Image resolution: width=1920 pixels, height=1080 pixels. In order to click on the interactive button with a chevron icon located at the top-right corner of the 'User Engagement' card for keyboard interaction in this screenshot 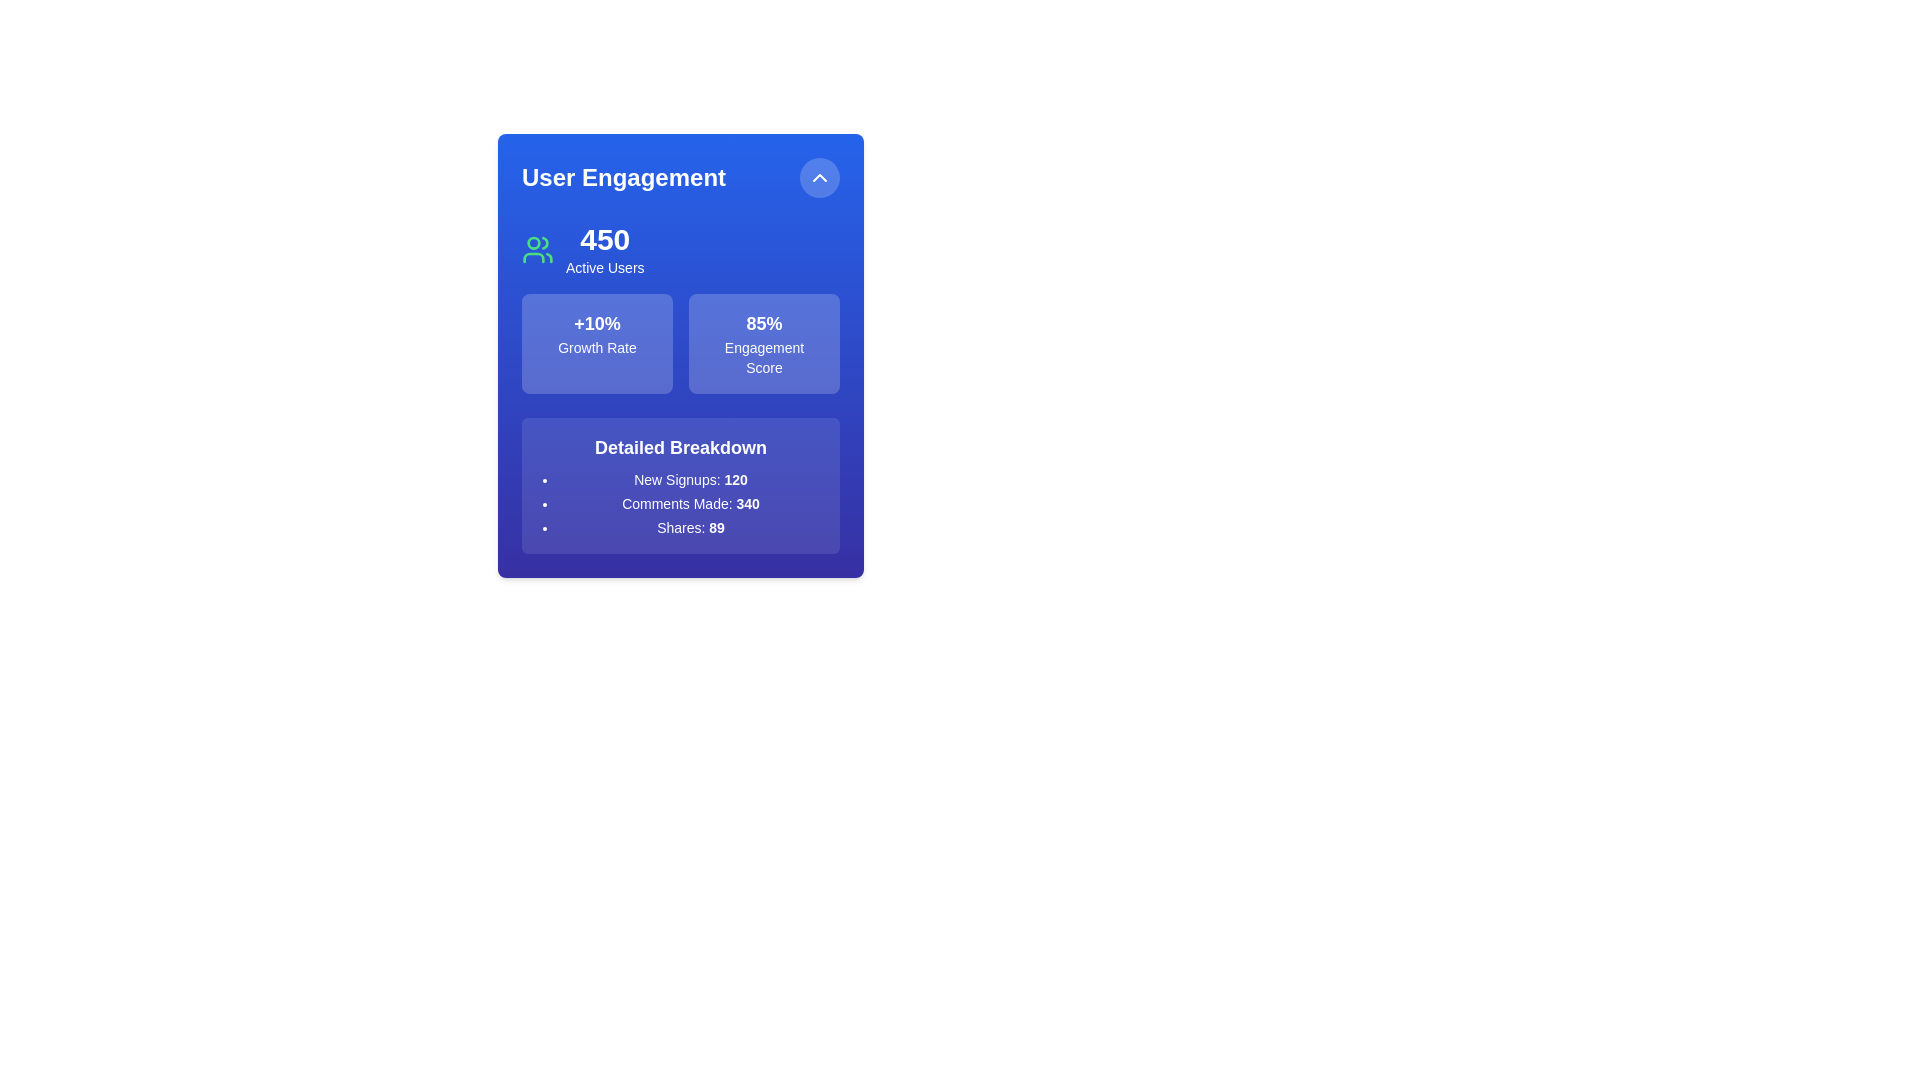, I will do `click(820, 176)`.